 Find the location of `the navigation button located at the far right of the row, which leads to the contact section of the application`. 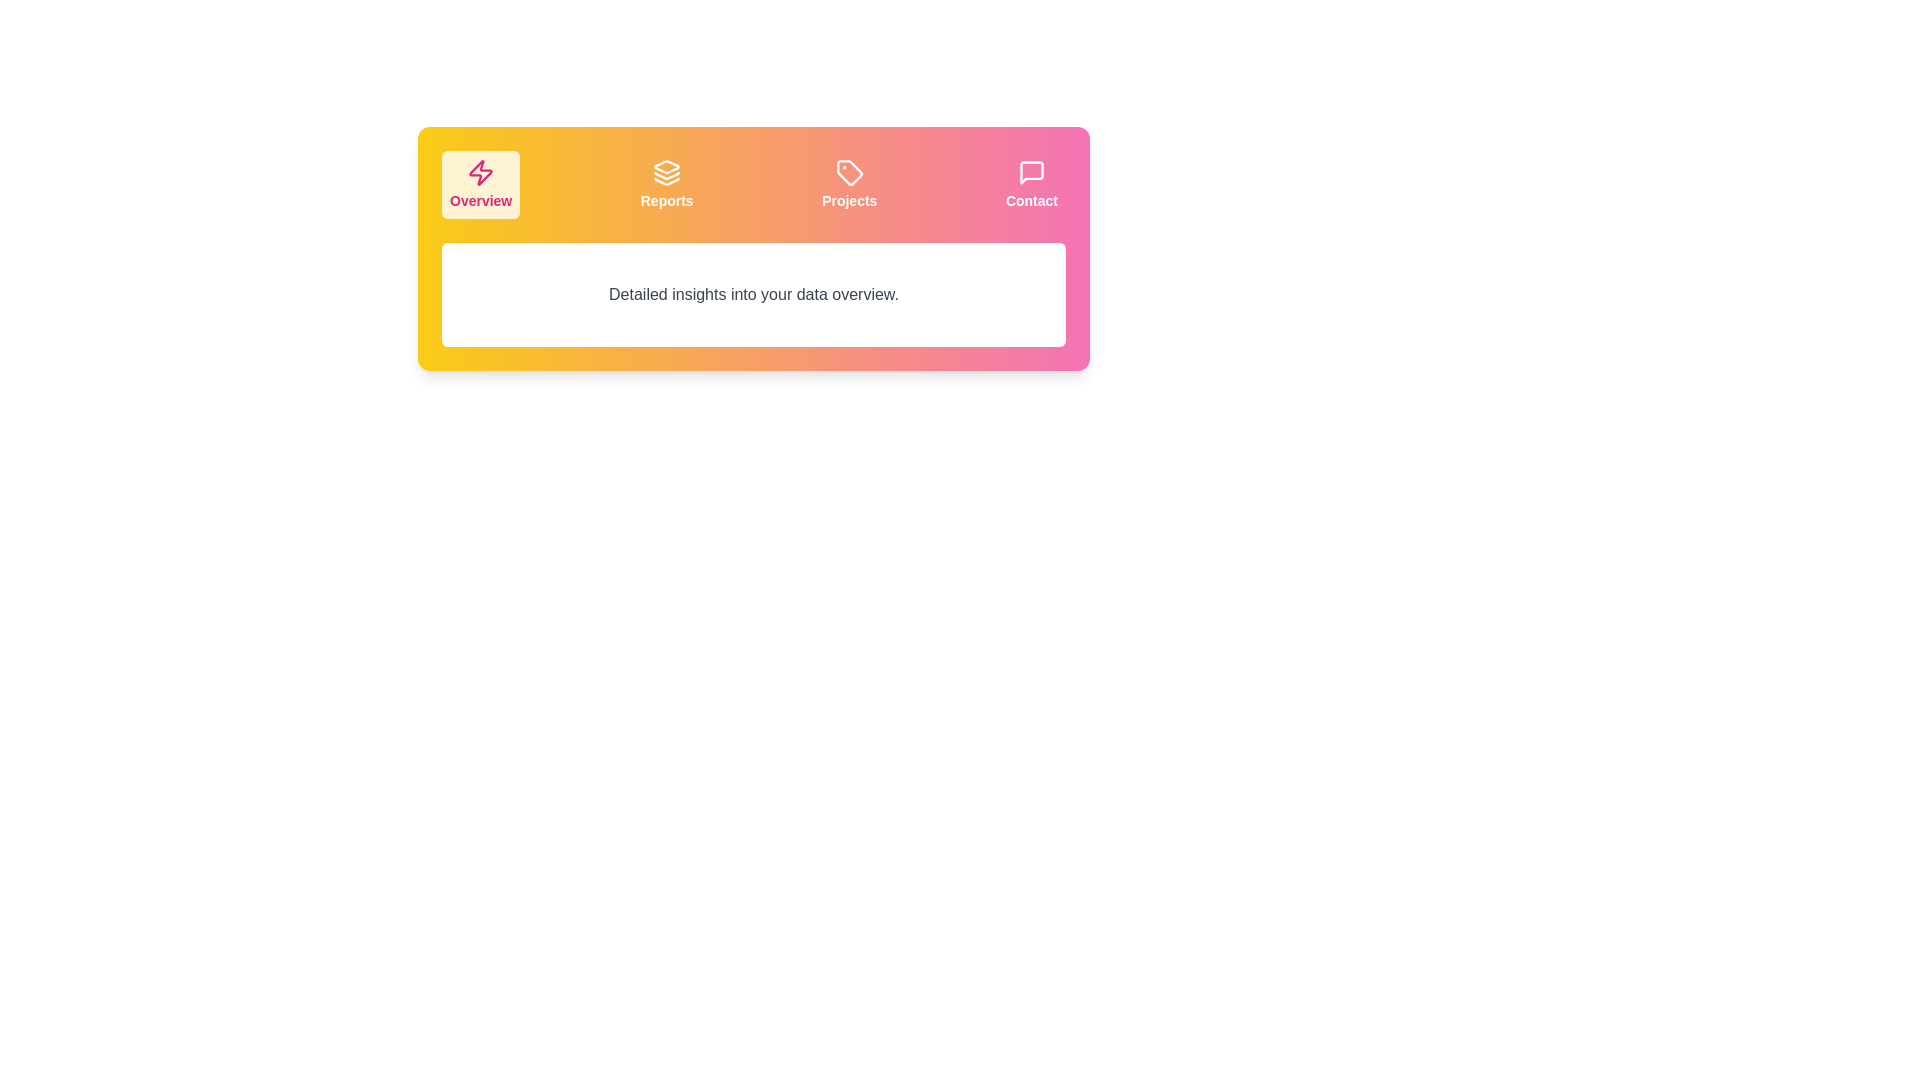

the navigation button located at the far right of the row, which leads to the contact section of the application is located at coordinates (1032, 185).